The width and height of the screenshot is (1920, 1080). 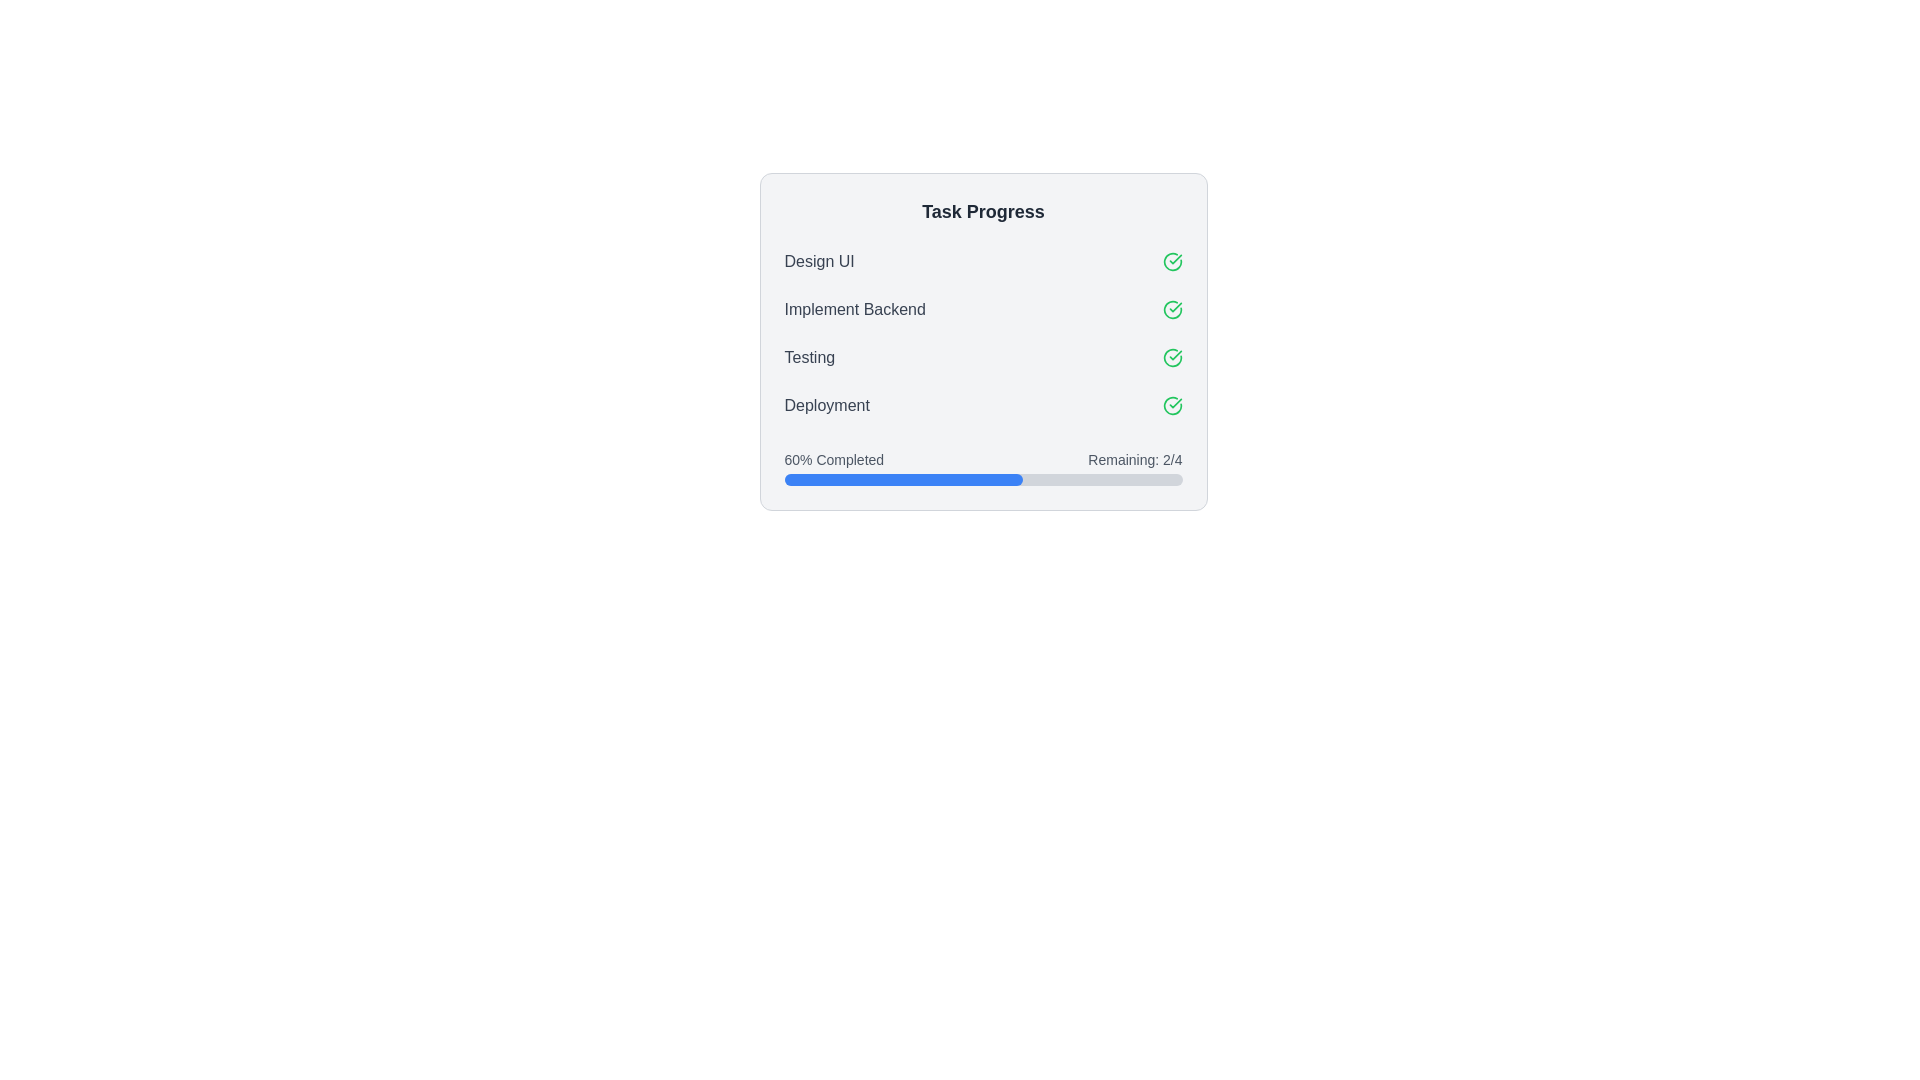 What do you see at coordinates (983, 405) in the screenshot?
I see `title 'Deployment' from the List item in the task progress tracker, which is indicated by a green checkmark, located within the task progress card as the fourth item` at bounding box center [983, 405].